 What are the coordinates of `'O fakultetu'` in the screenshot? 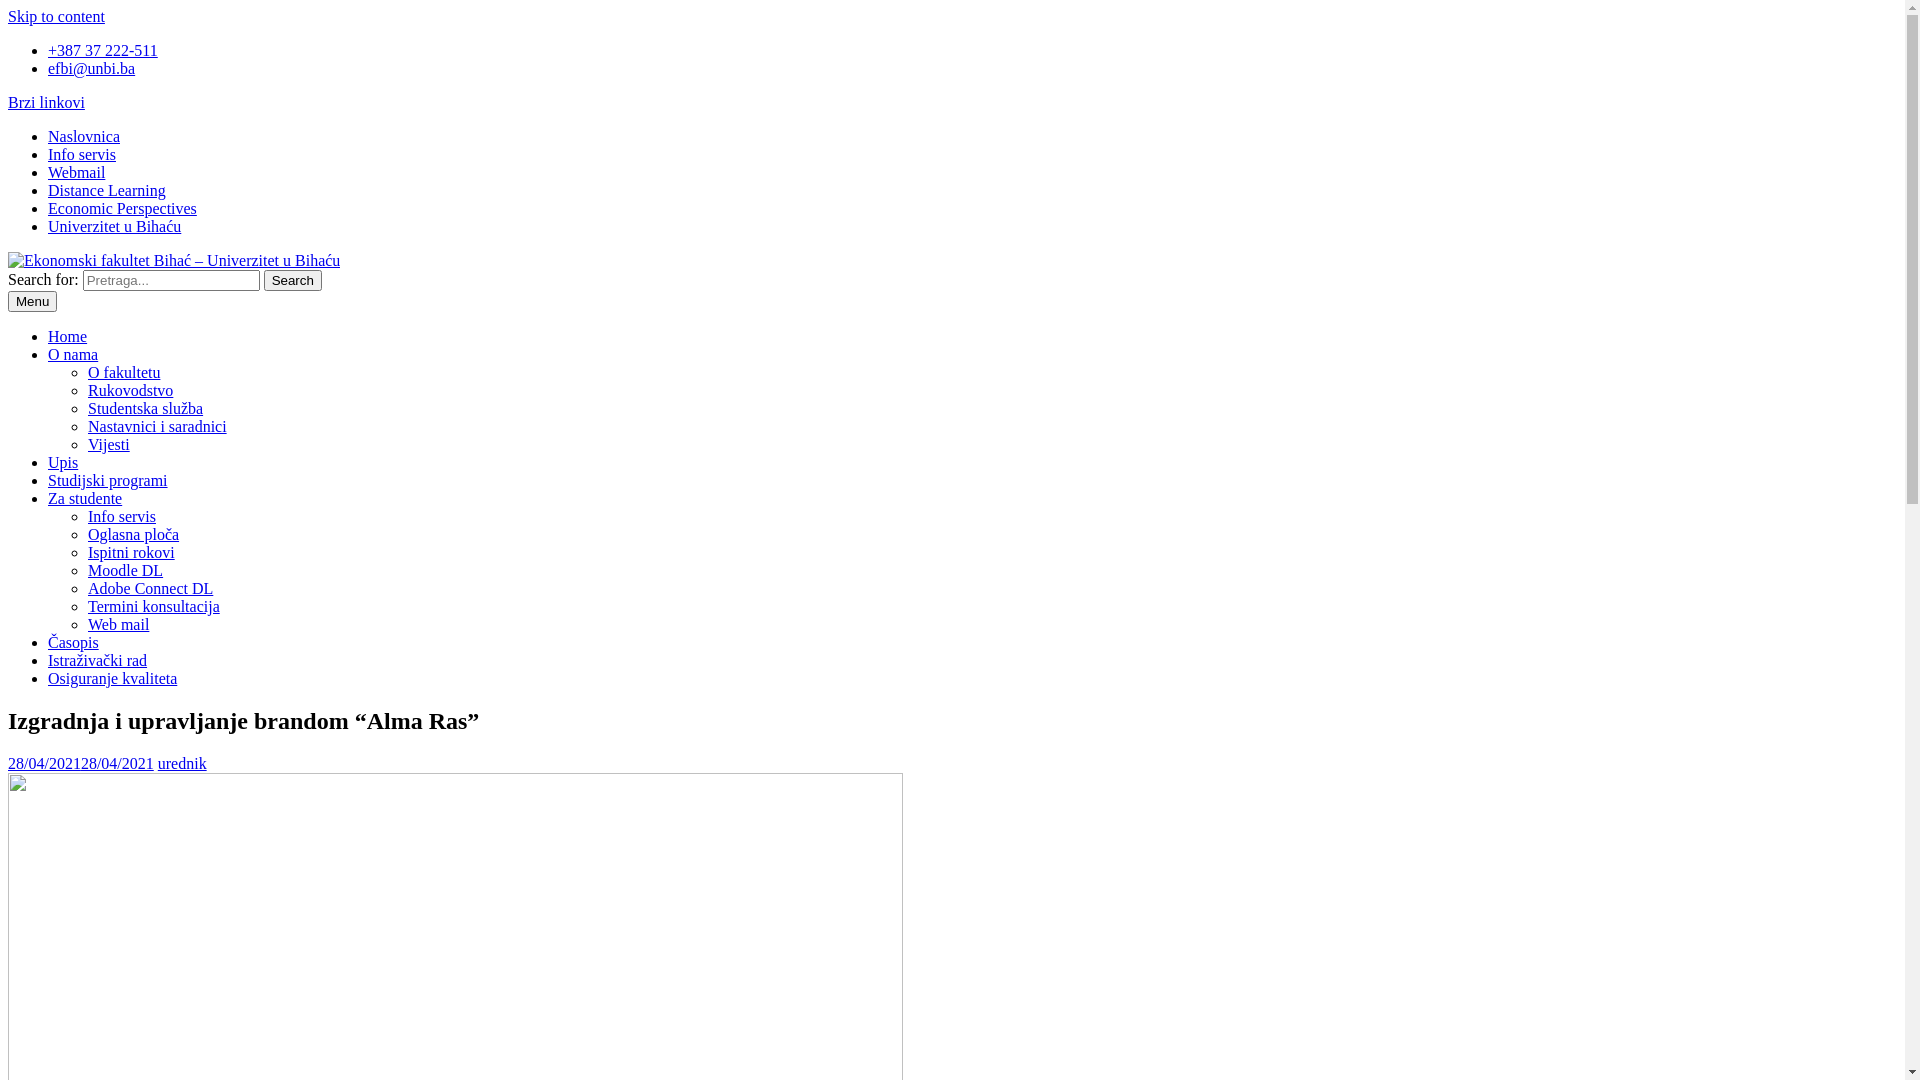 It's located at (123, 372).